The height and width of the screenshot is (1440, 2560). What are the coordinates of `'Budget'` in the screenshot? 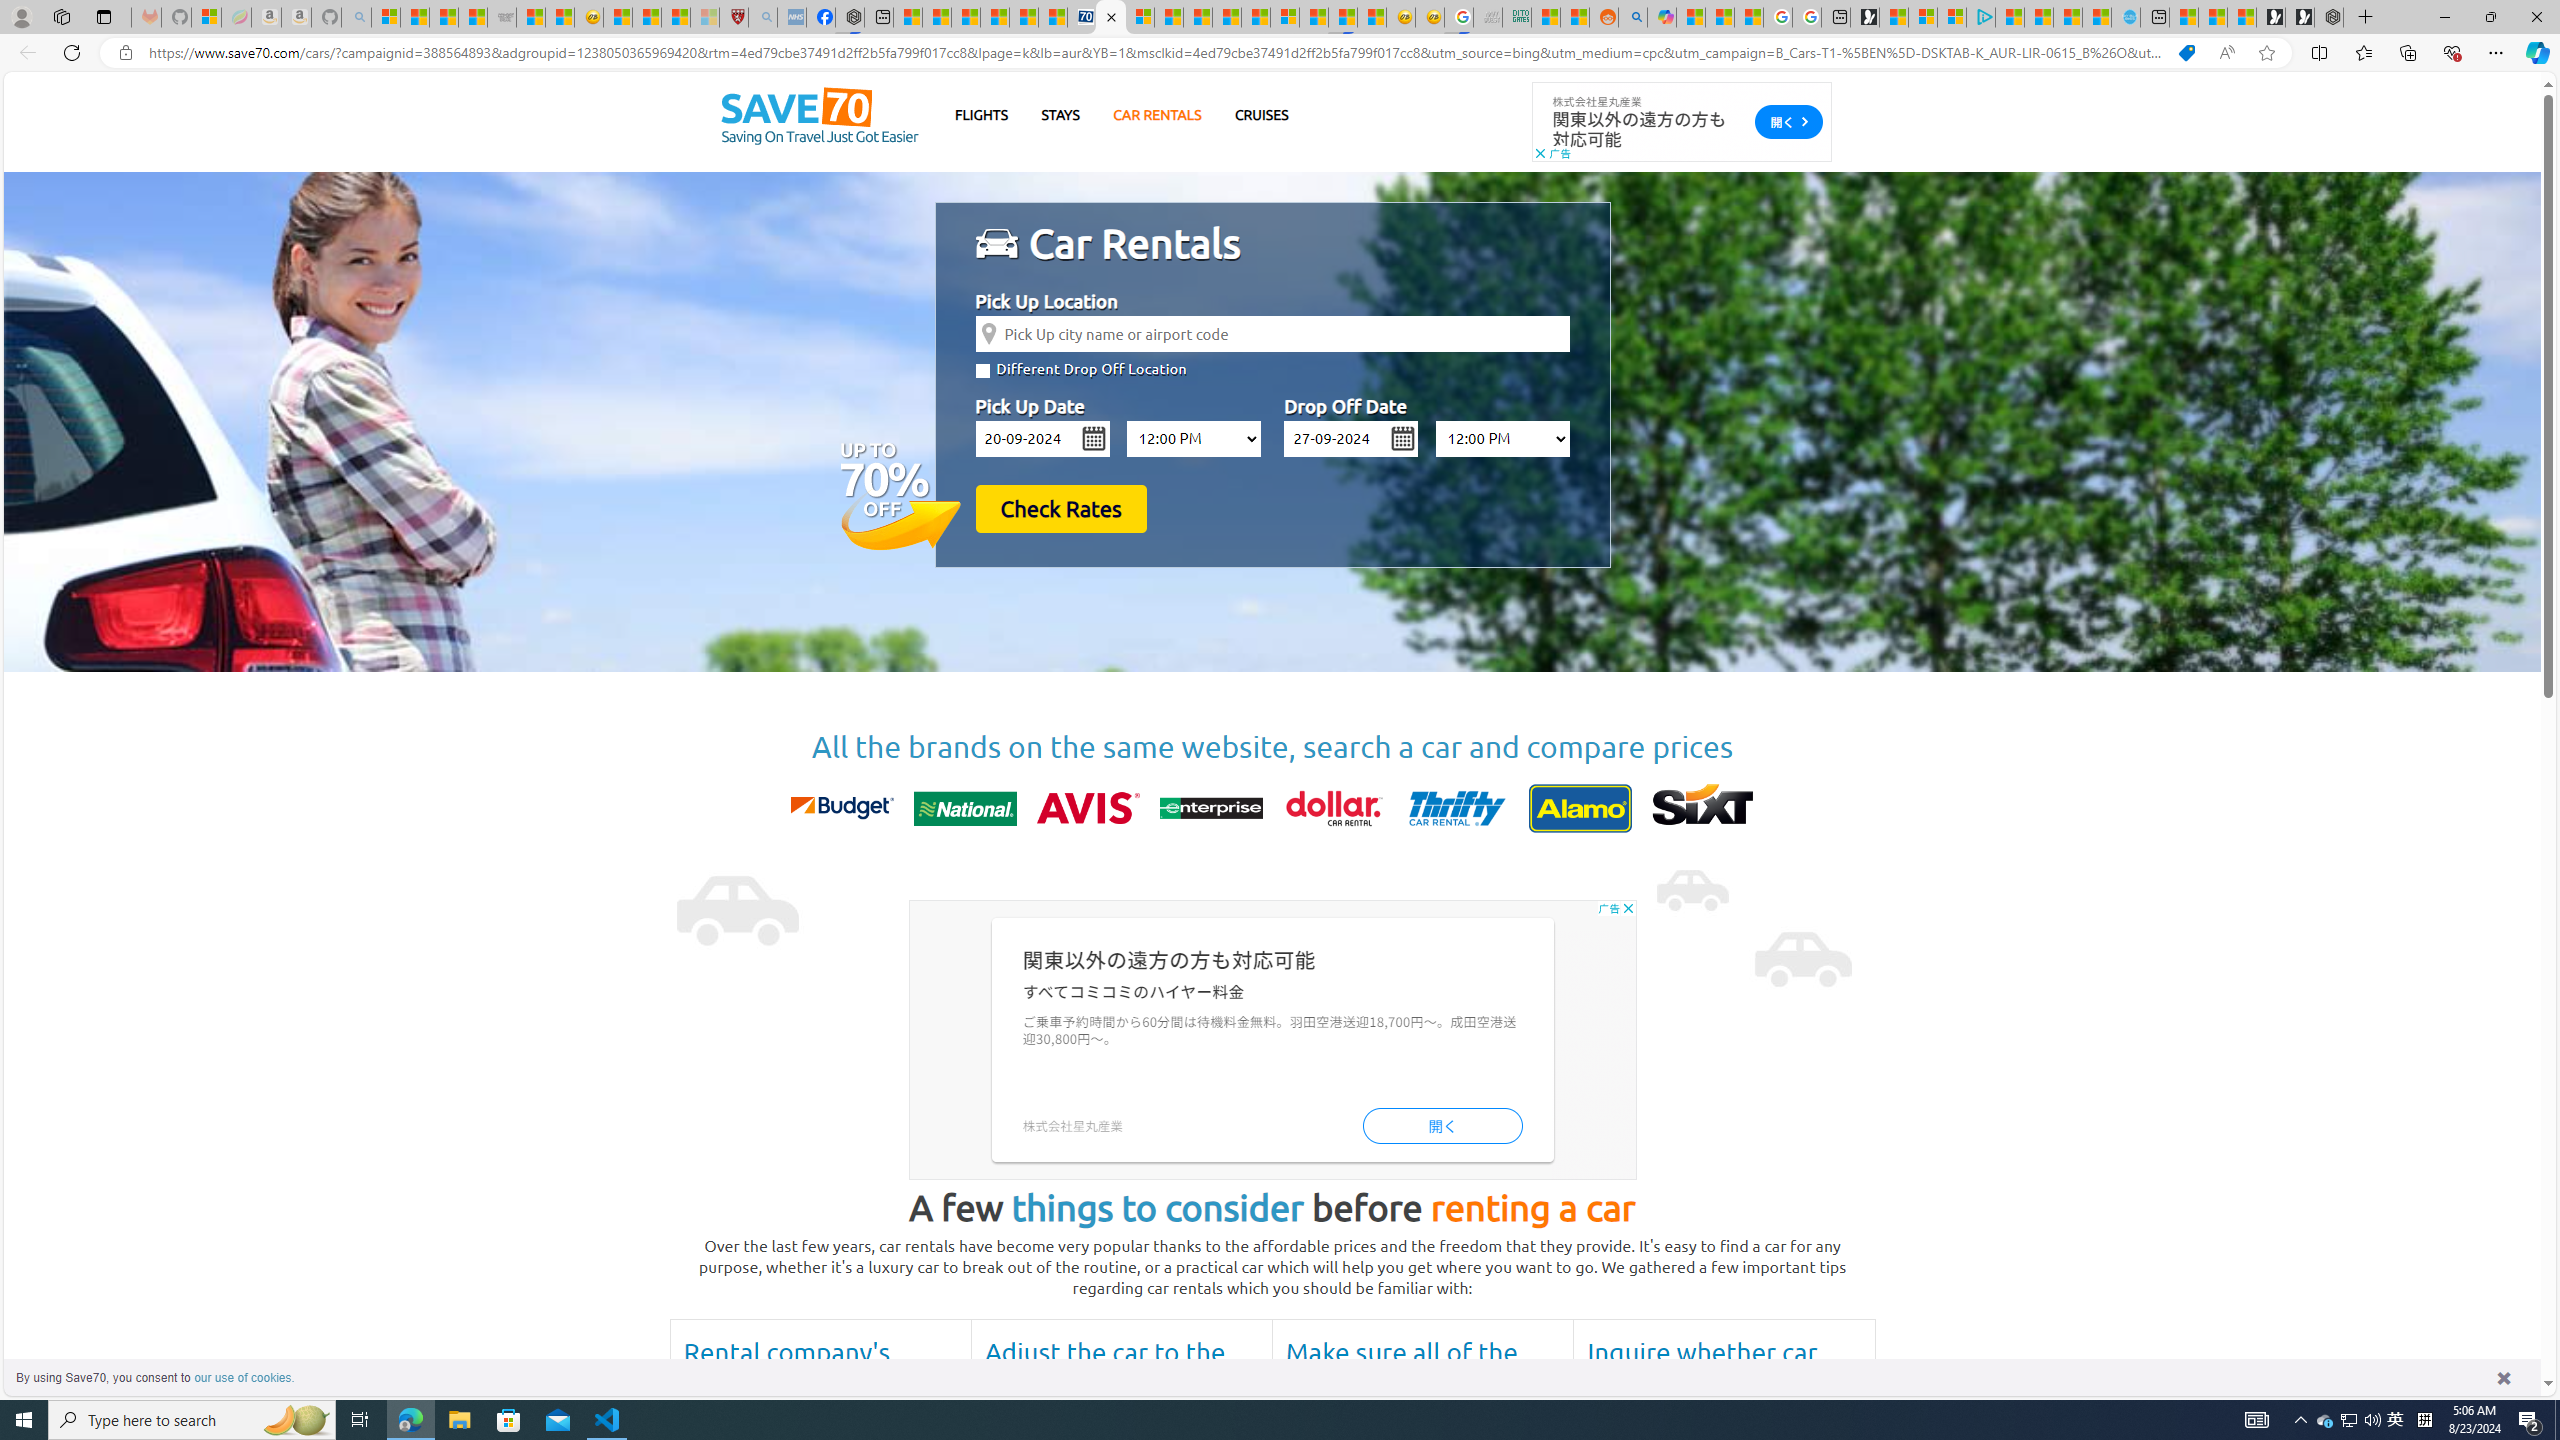 It's located at (841, 808).